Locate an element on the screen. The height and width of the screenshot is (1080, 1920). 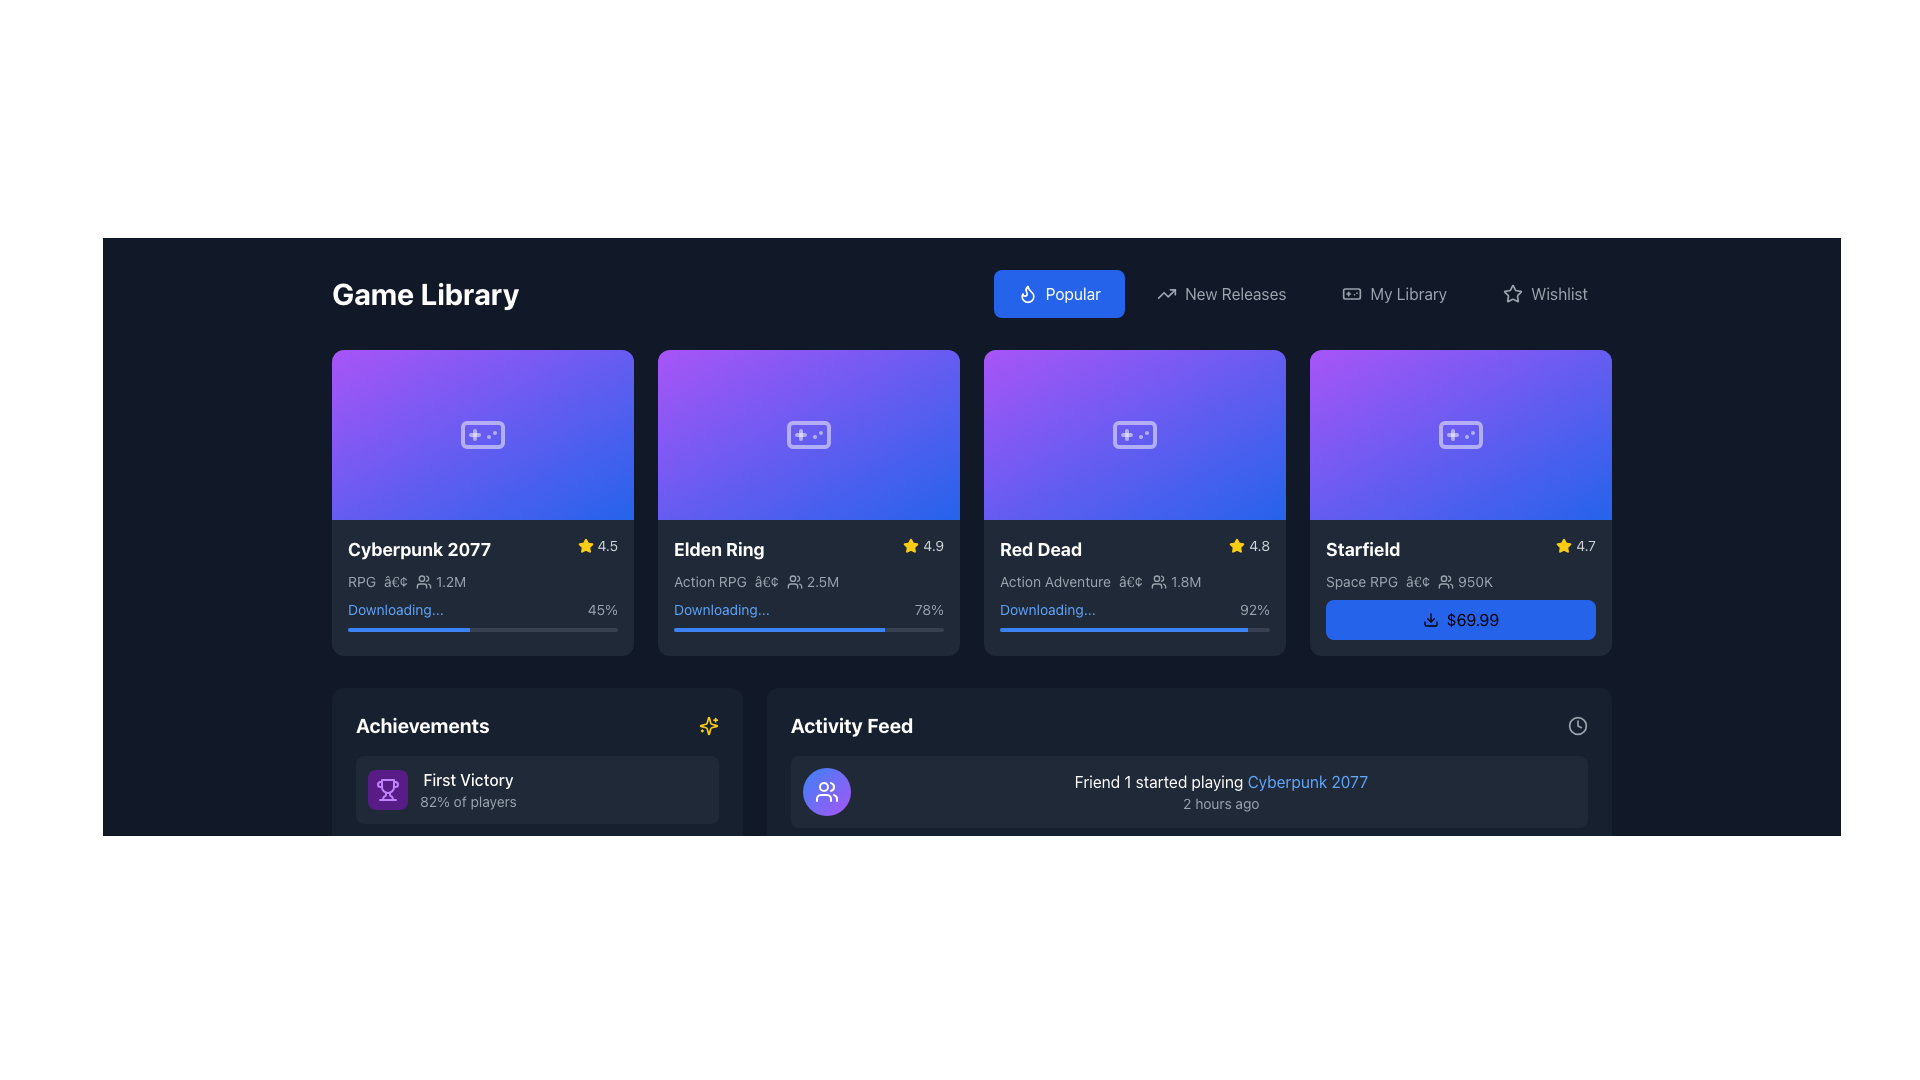
numeric text component displaying the total number of players associated with the game 'Elden Ring', located in the second item on the top row of game cards is located at coordinates (823, 581).